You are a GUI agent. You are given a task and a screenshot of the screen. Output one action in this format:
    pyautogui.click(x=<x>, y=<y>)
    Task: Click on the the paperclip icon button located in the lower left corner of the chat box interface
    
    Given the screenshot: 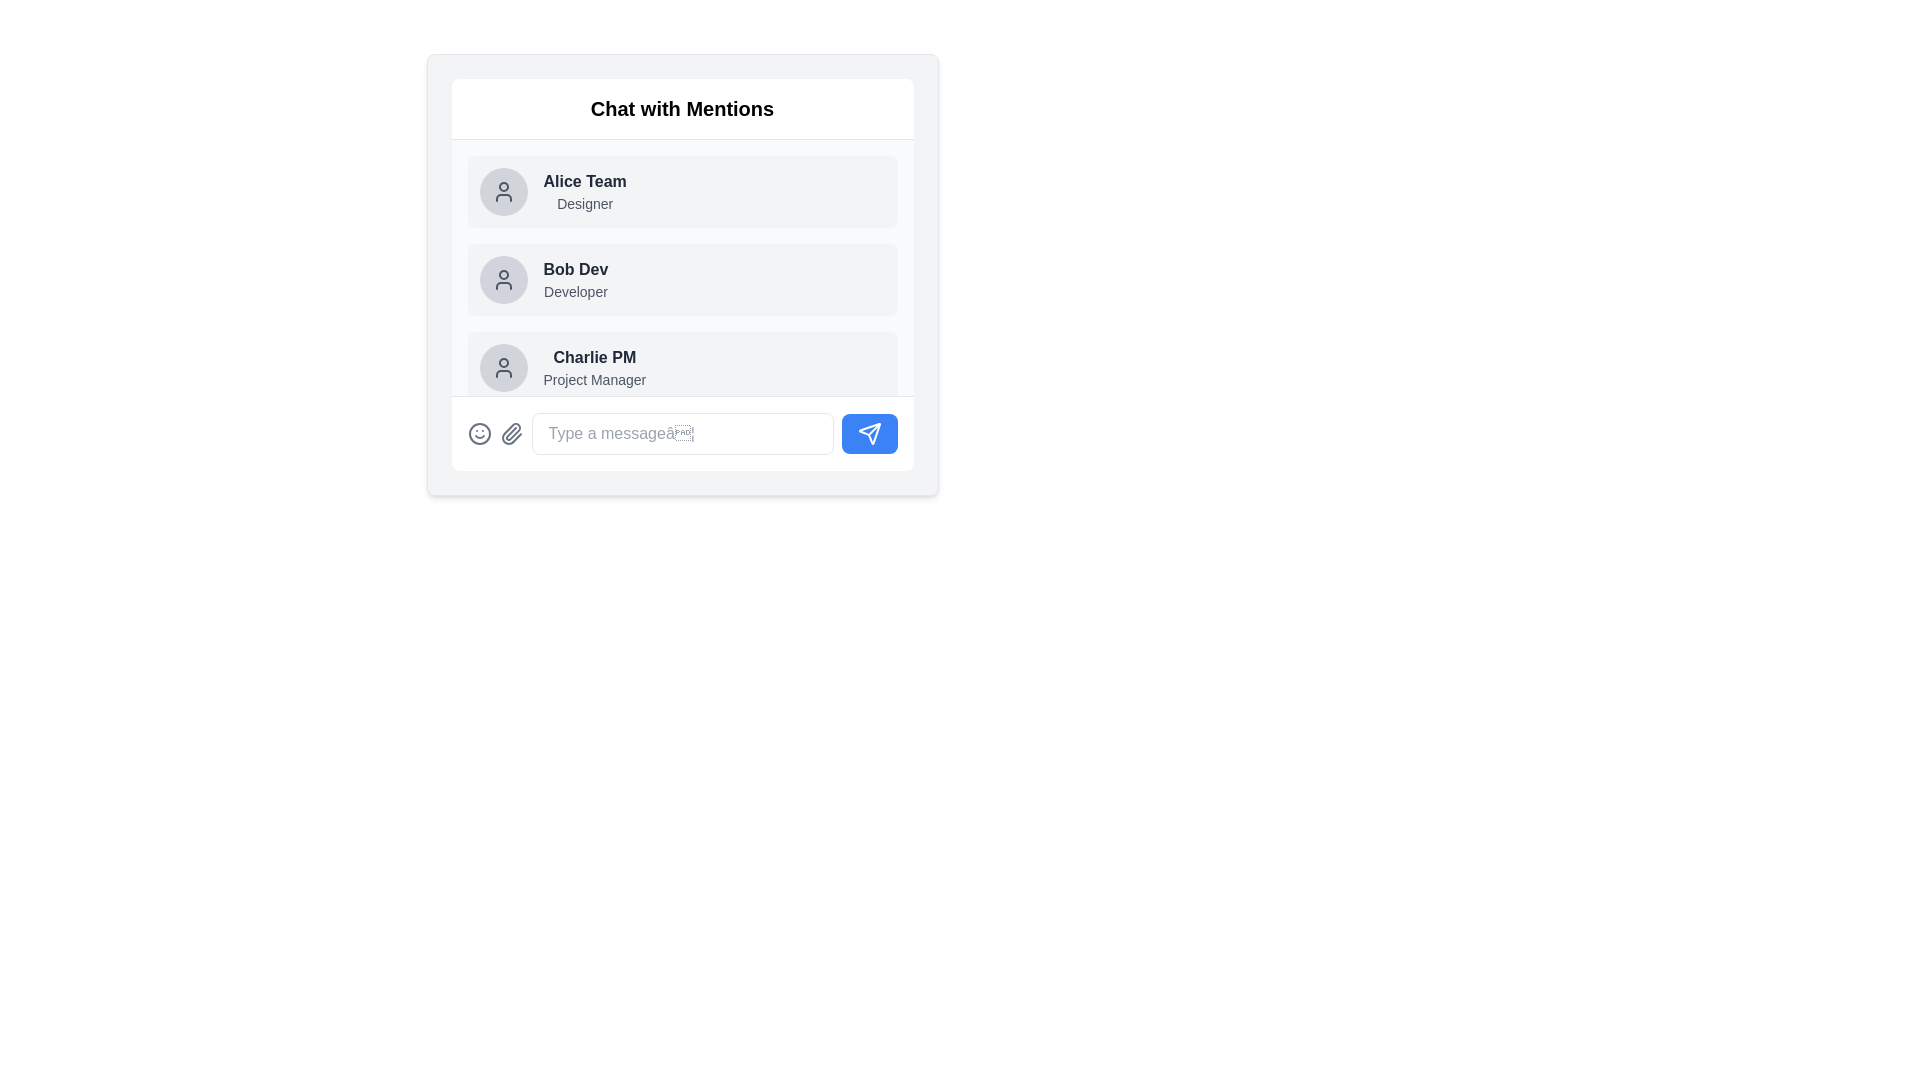 What is the action you would take?
    pyautogui.click(x=511, y=433)
    